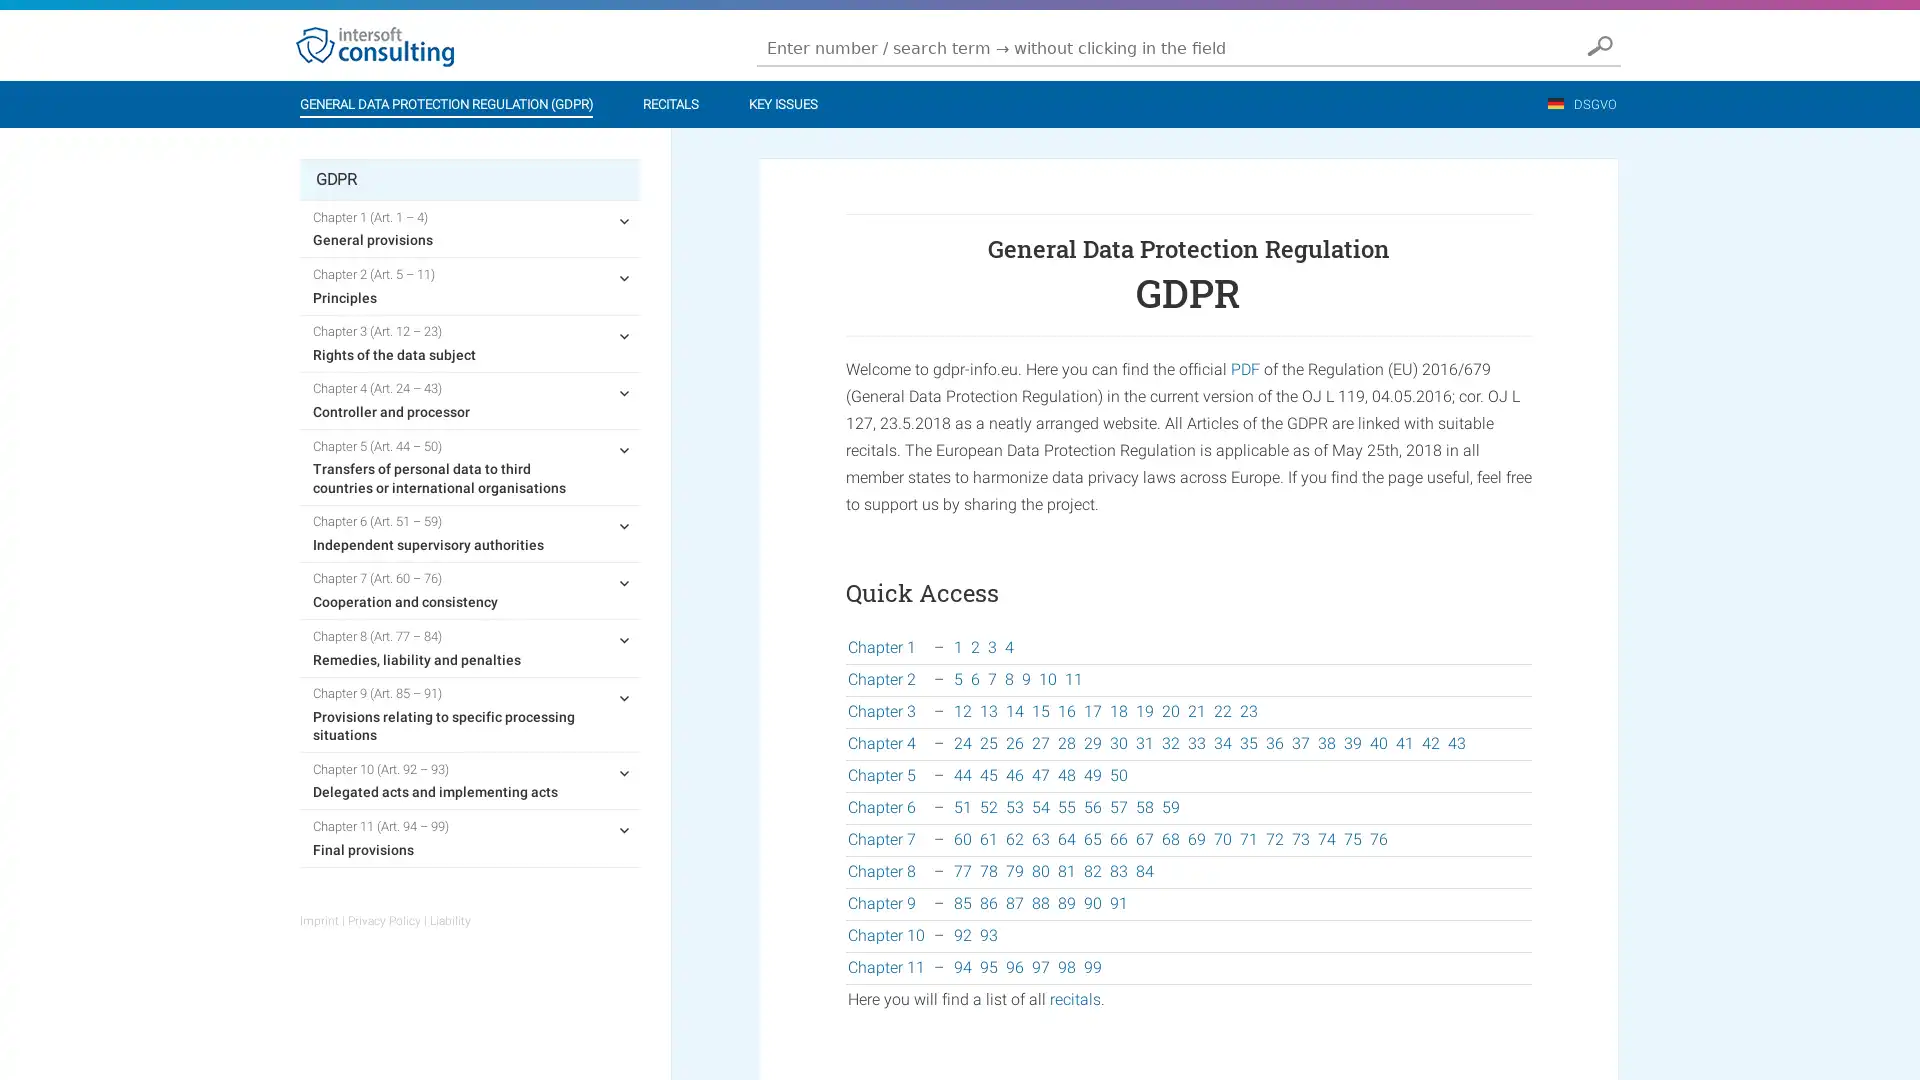 The height and width of the screenshot is (1080, 1920). Describe the element at coordinates (623, 829) in the screenshot. I see `expand child menu` at that location.